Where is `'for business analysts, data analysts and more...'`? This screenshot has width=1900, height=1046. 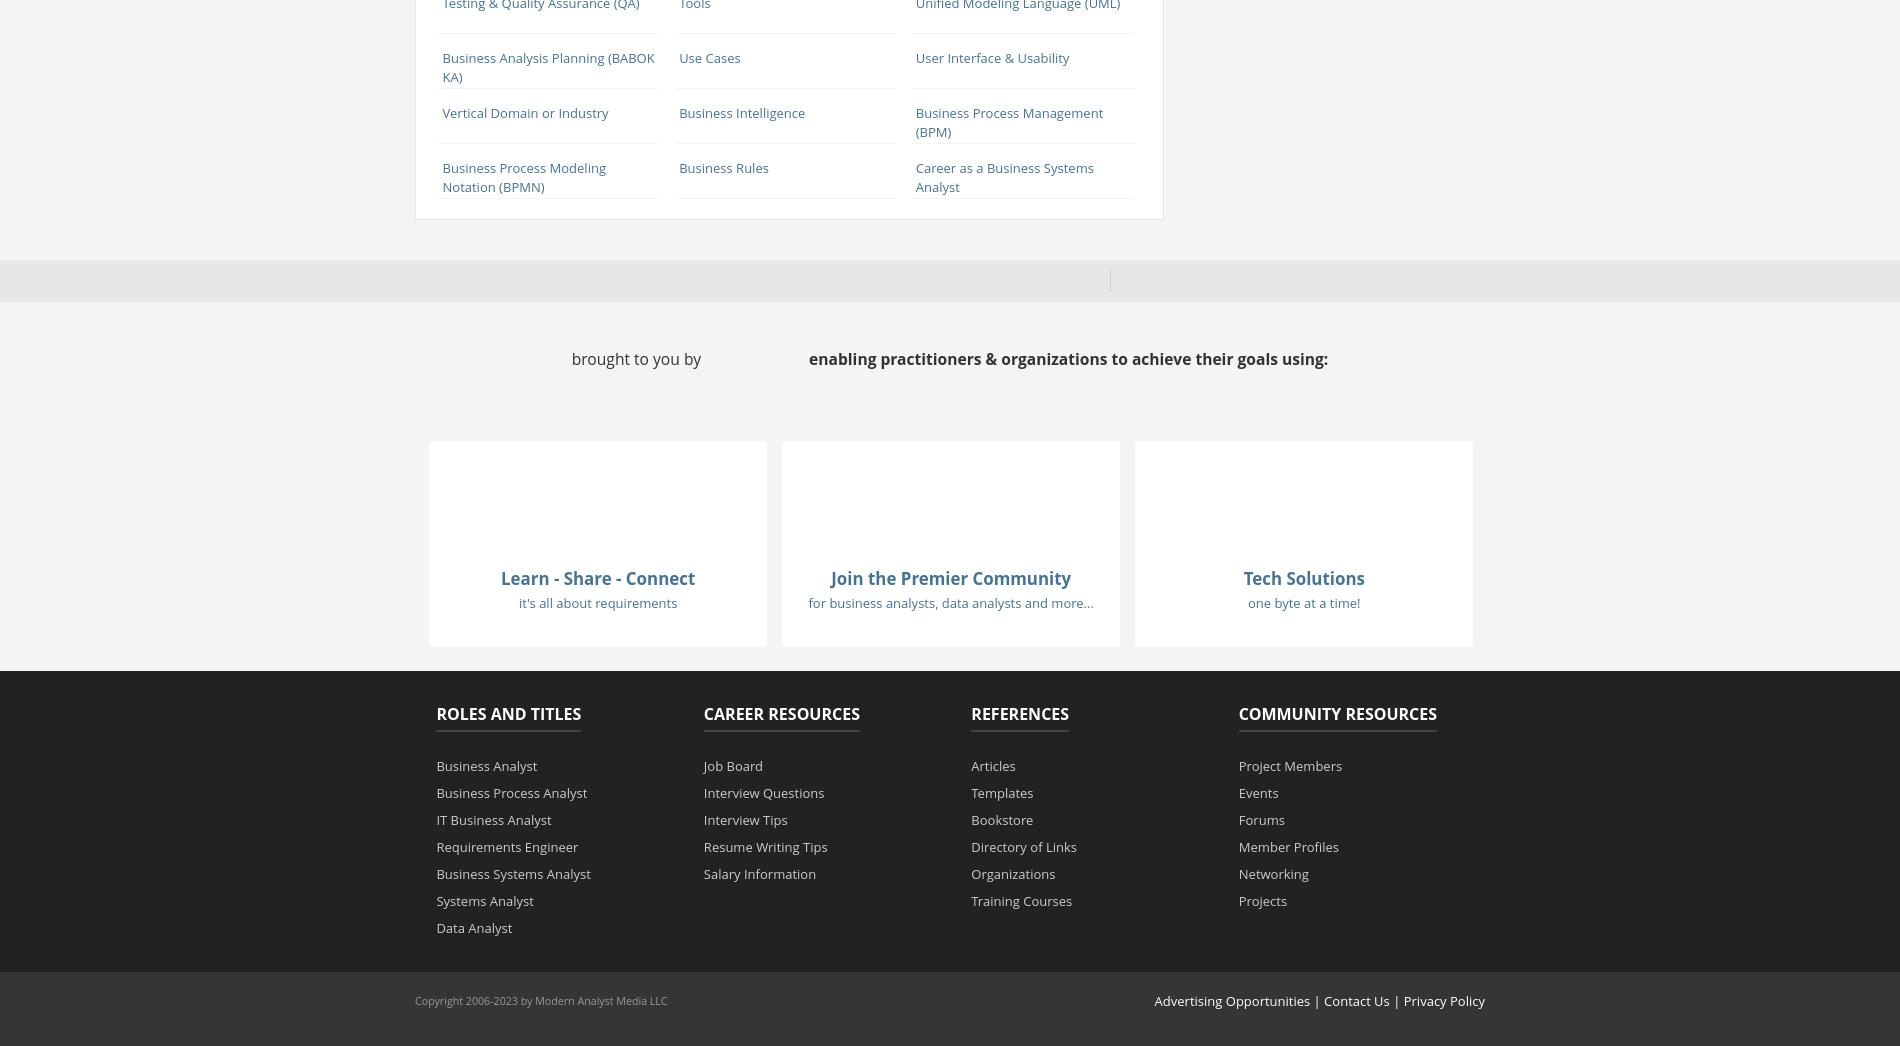
'for business analysts, data analysts and more...' is located at coordinates (950, 603).